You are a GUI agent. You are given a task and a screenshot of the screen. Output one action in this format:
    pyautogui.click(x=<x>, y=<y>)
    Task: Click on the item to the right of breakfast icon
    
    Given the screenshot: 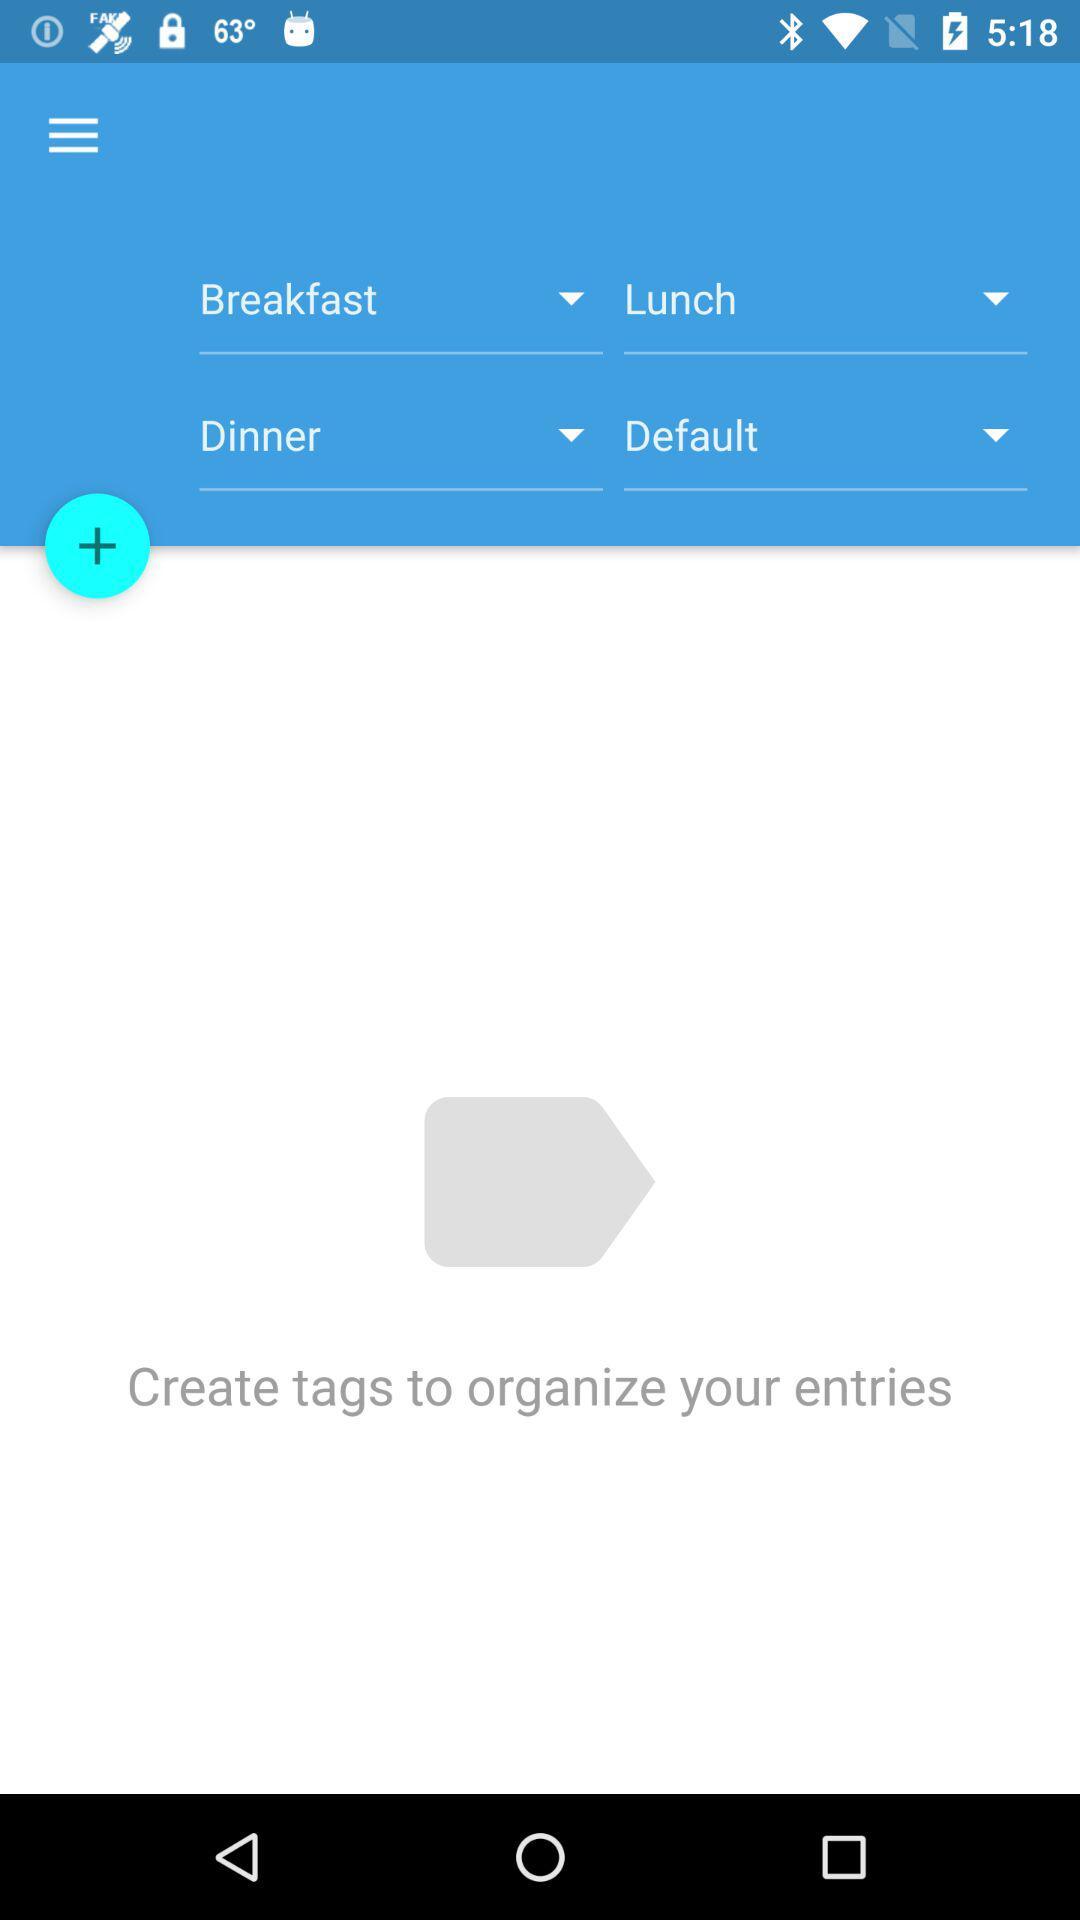 What is the action you would take?
    pyautogui.click(x=825, y=308)
    